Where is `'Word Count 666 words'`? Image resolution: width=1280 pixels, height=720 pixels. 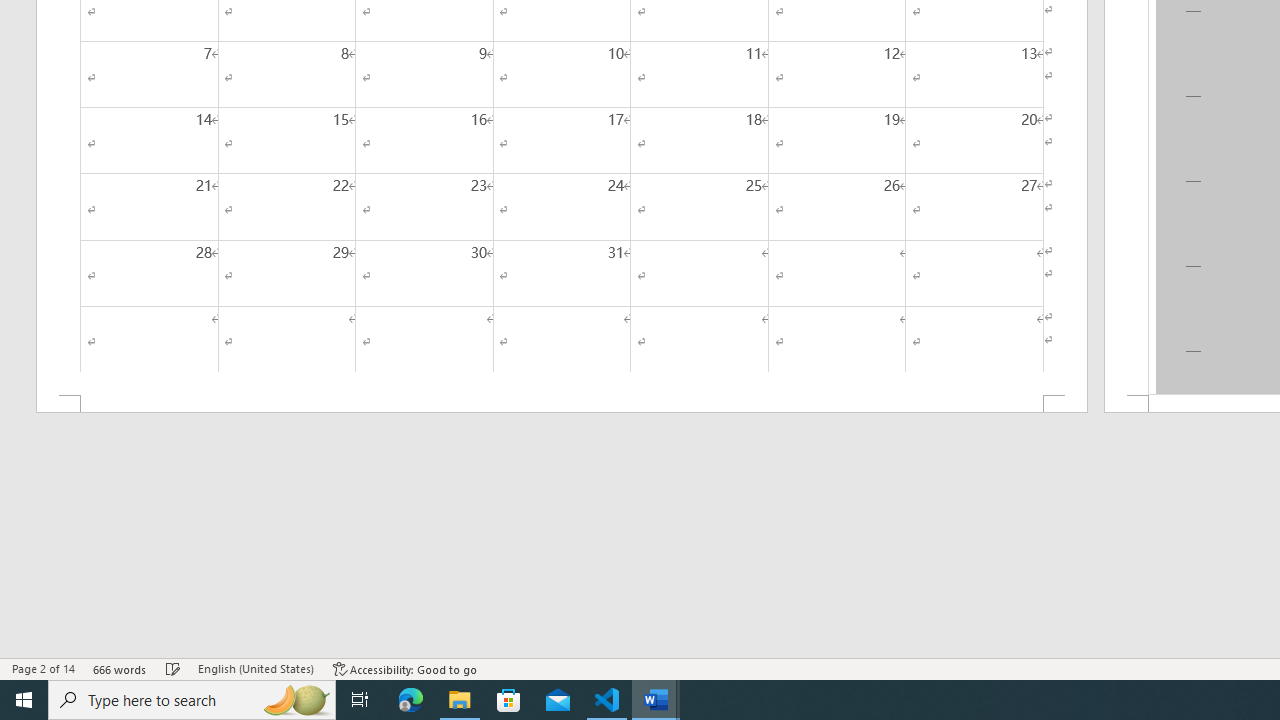
'Word Count 666 words' is located at coordinates (119, 669).